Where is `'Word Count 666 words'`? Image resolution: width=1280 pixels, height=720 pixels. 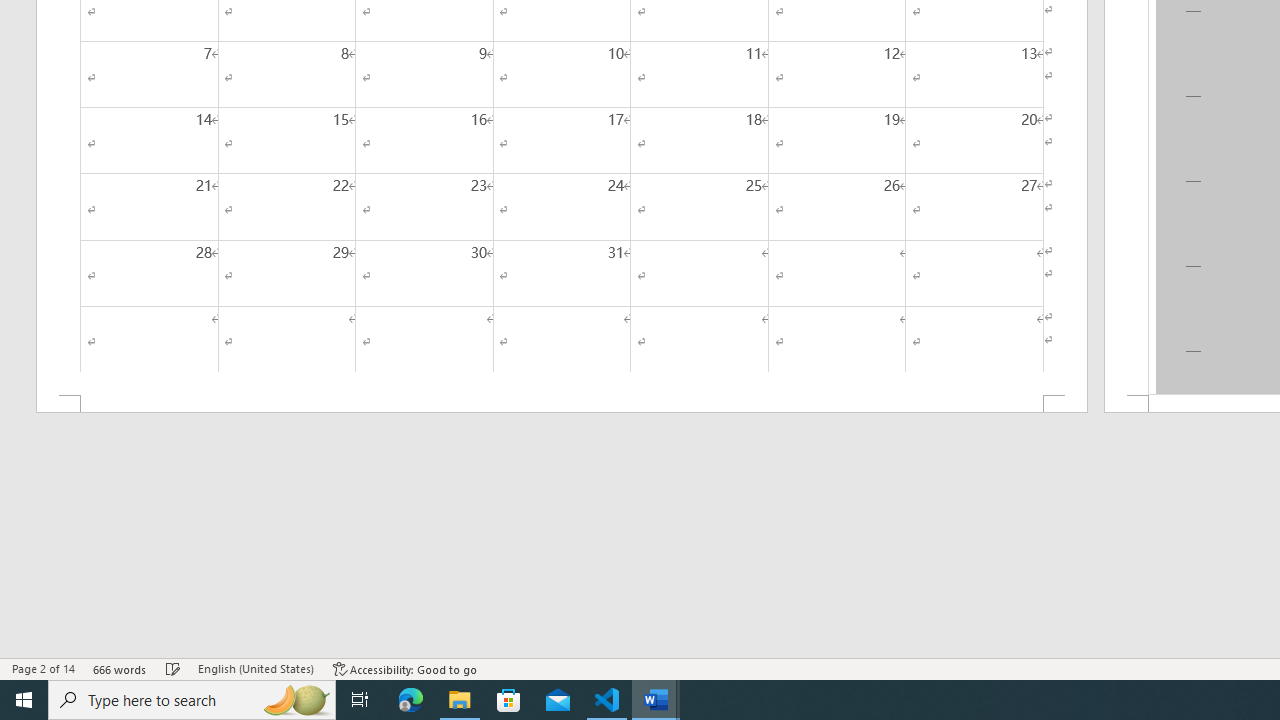
'Word Count 666 words' is located at coordinates (119, 669).